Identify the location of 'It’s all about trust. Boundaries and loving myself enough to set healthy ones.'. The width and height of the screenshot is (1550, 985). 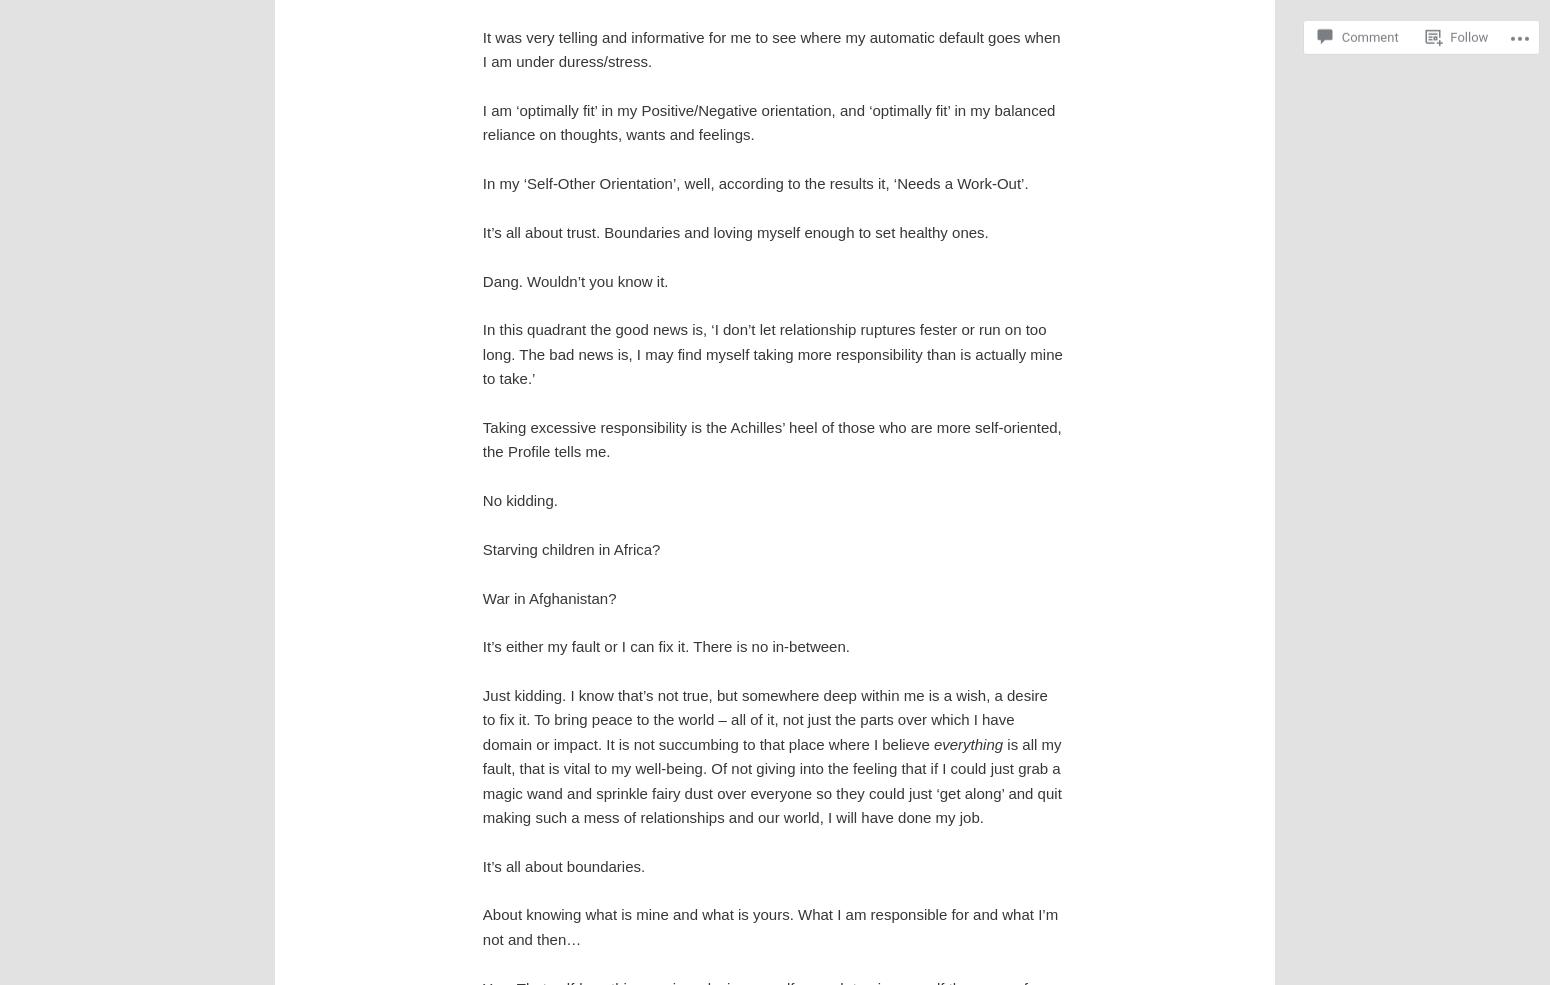
(481, 230).